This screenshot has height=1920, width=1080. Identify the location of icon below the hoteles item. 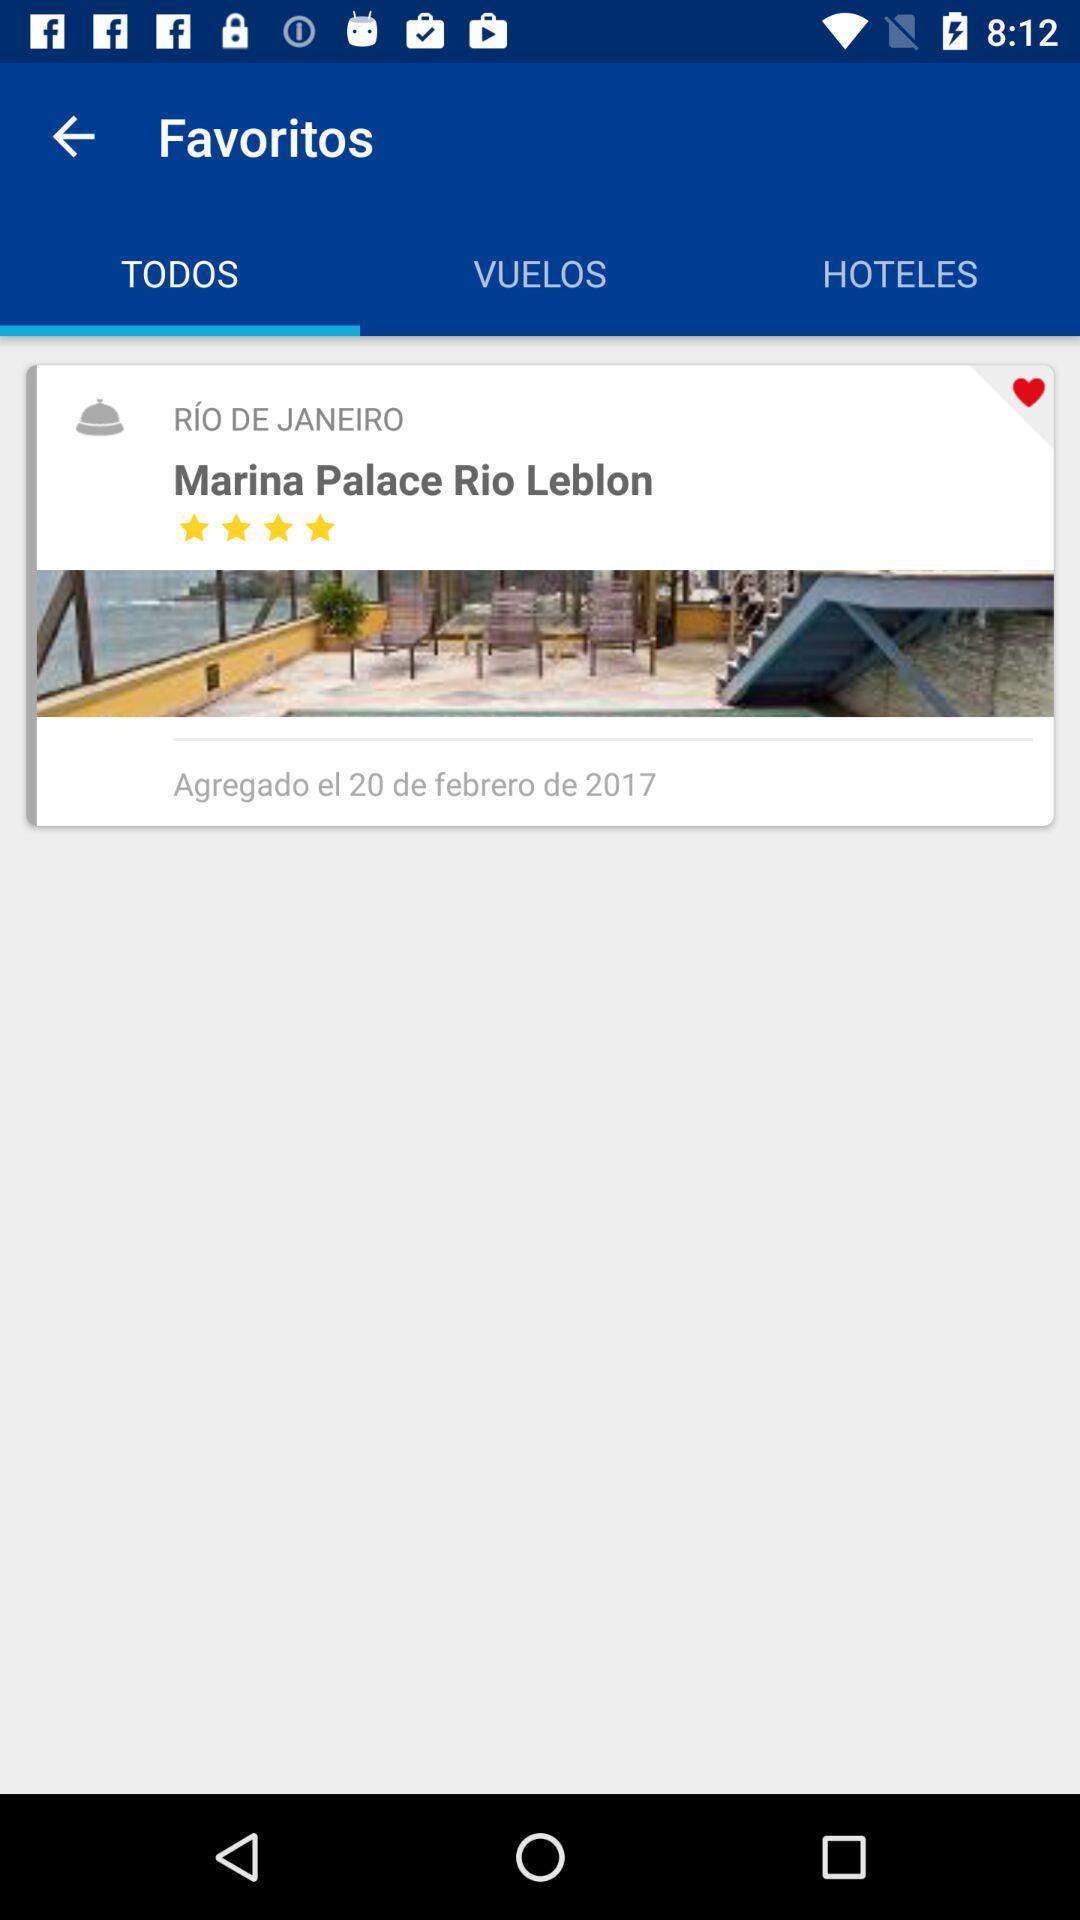
(1011, 406).